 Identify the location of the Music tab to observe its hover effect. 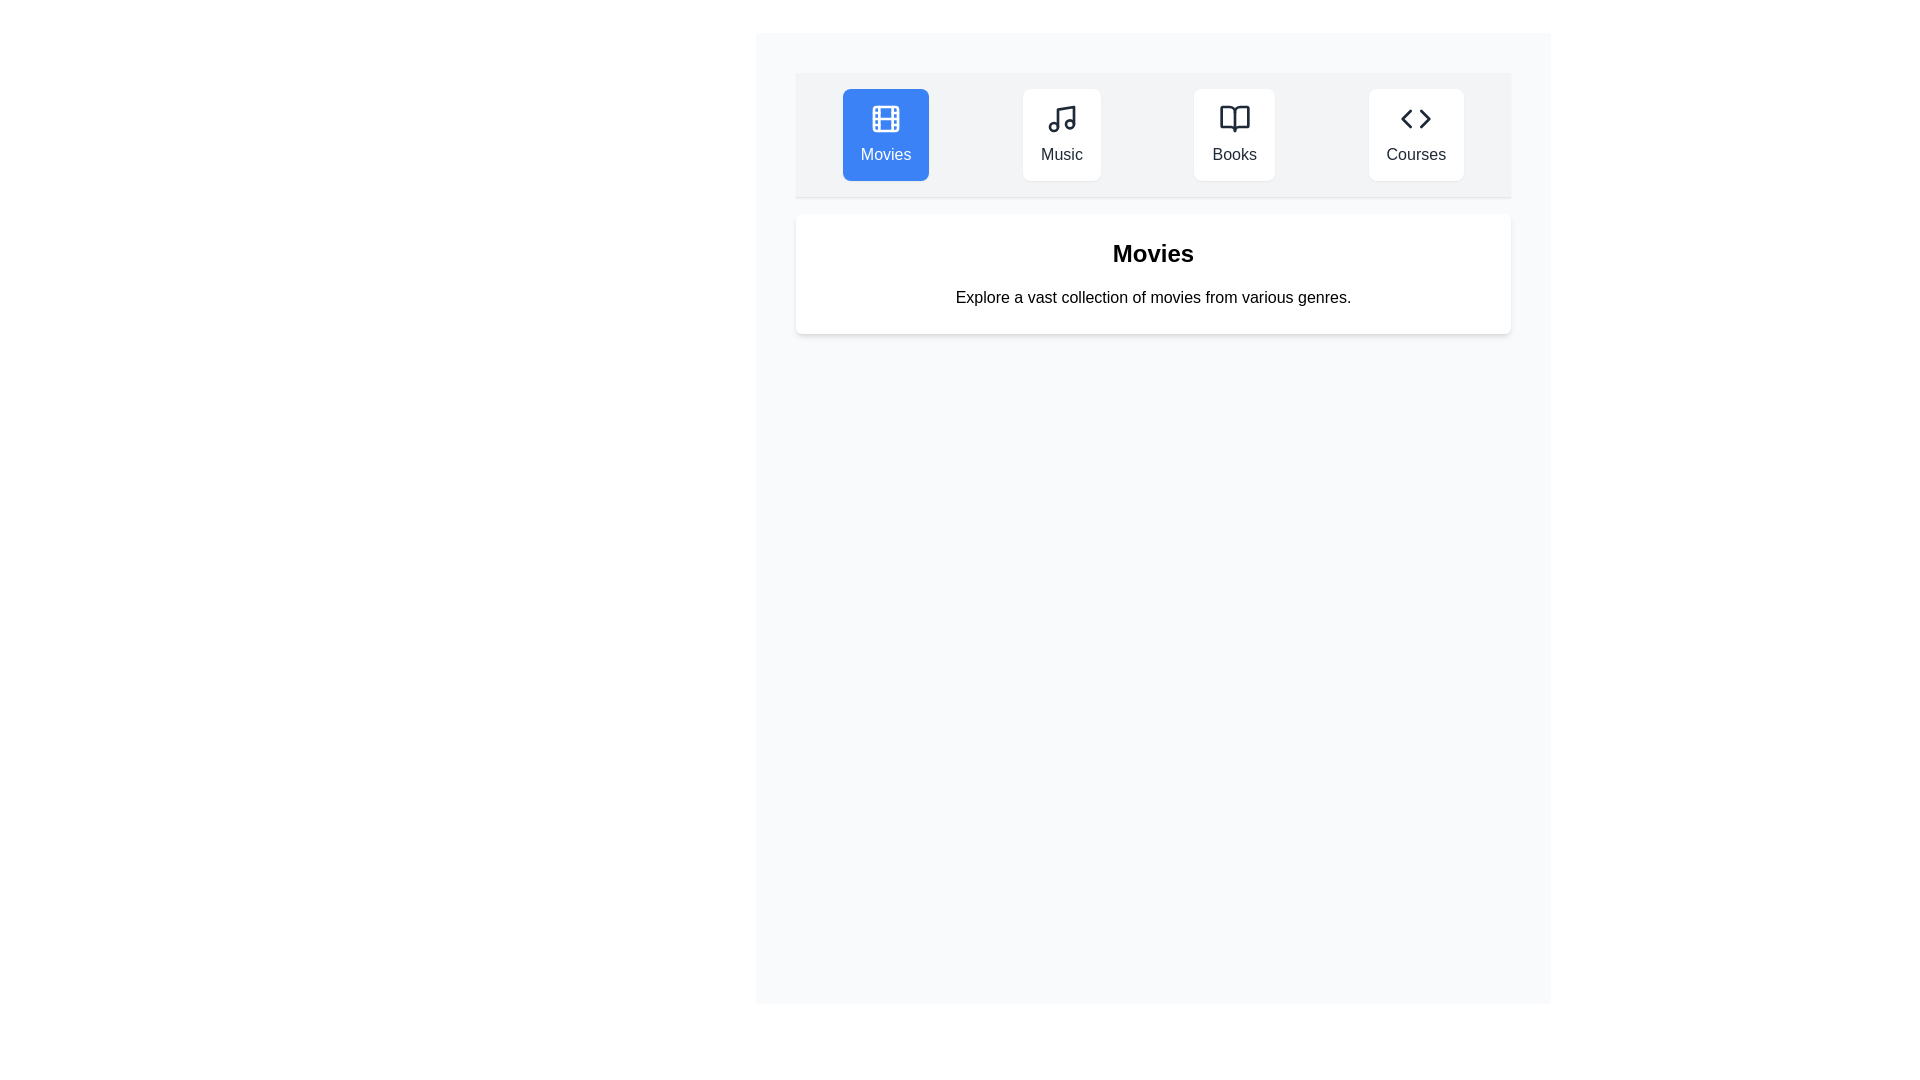
(1060, 135).